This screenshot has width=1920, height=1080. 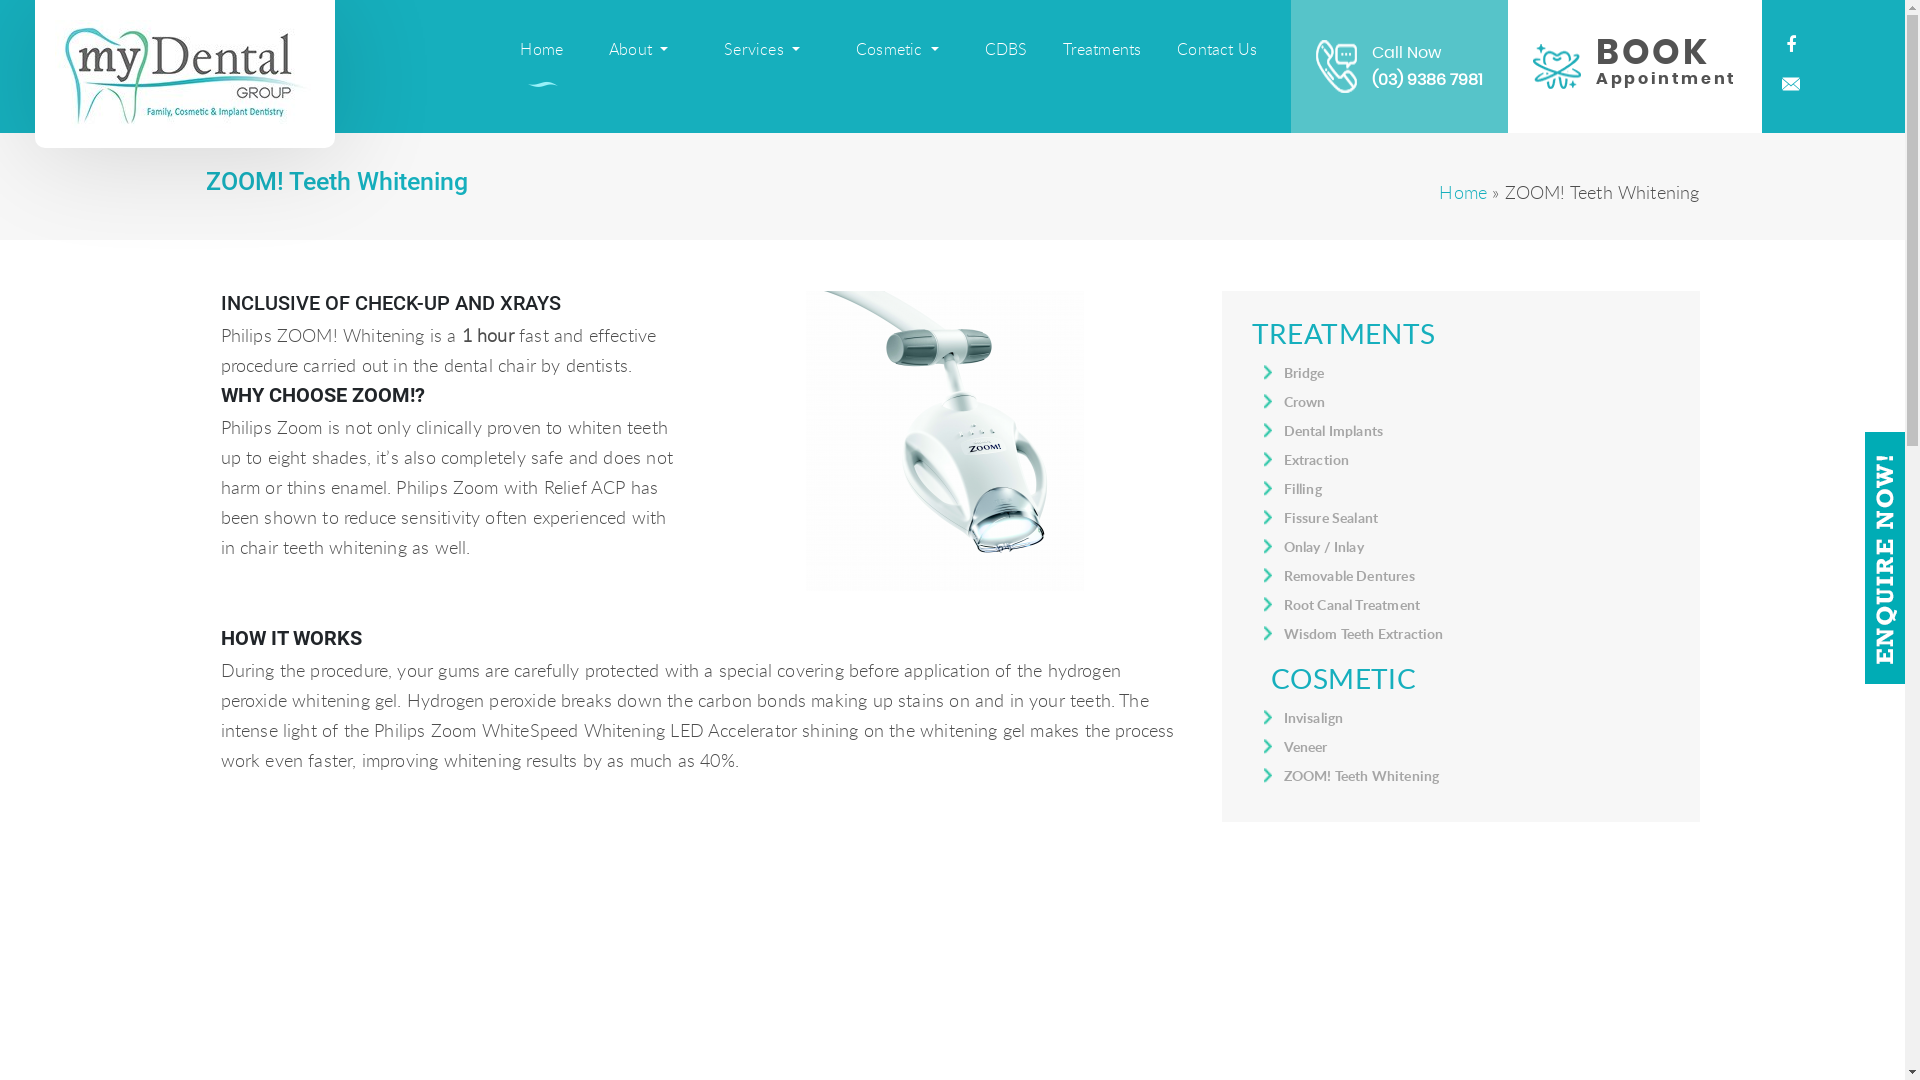 What do you see at coordinates (1331, 516) in the screenshot?
I see `'Fissure Sealant'` at bounding box center [1331, 516].